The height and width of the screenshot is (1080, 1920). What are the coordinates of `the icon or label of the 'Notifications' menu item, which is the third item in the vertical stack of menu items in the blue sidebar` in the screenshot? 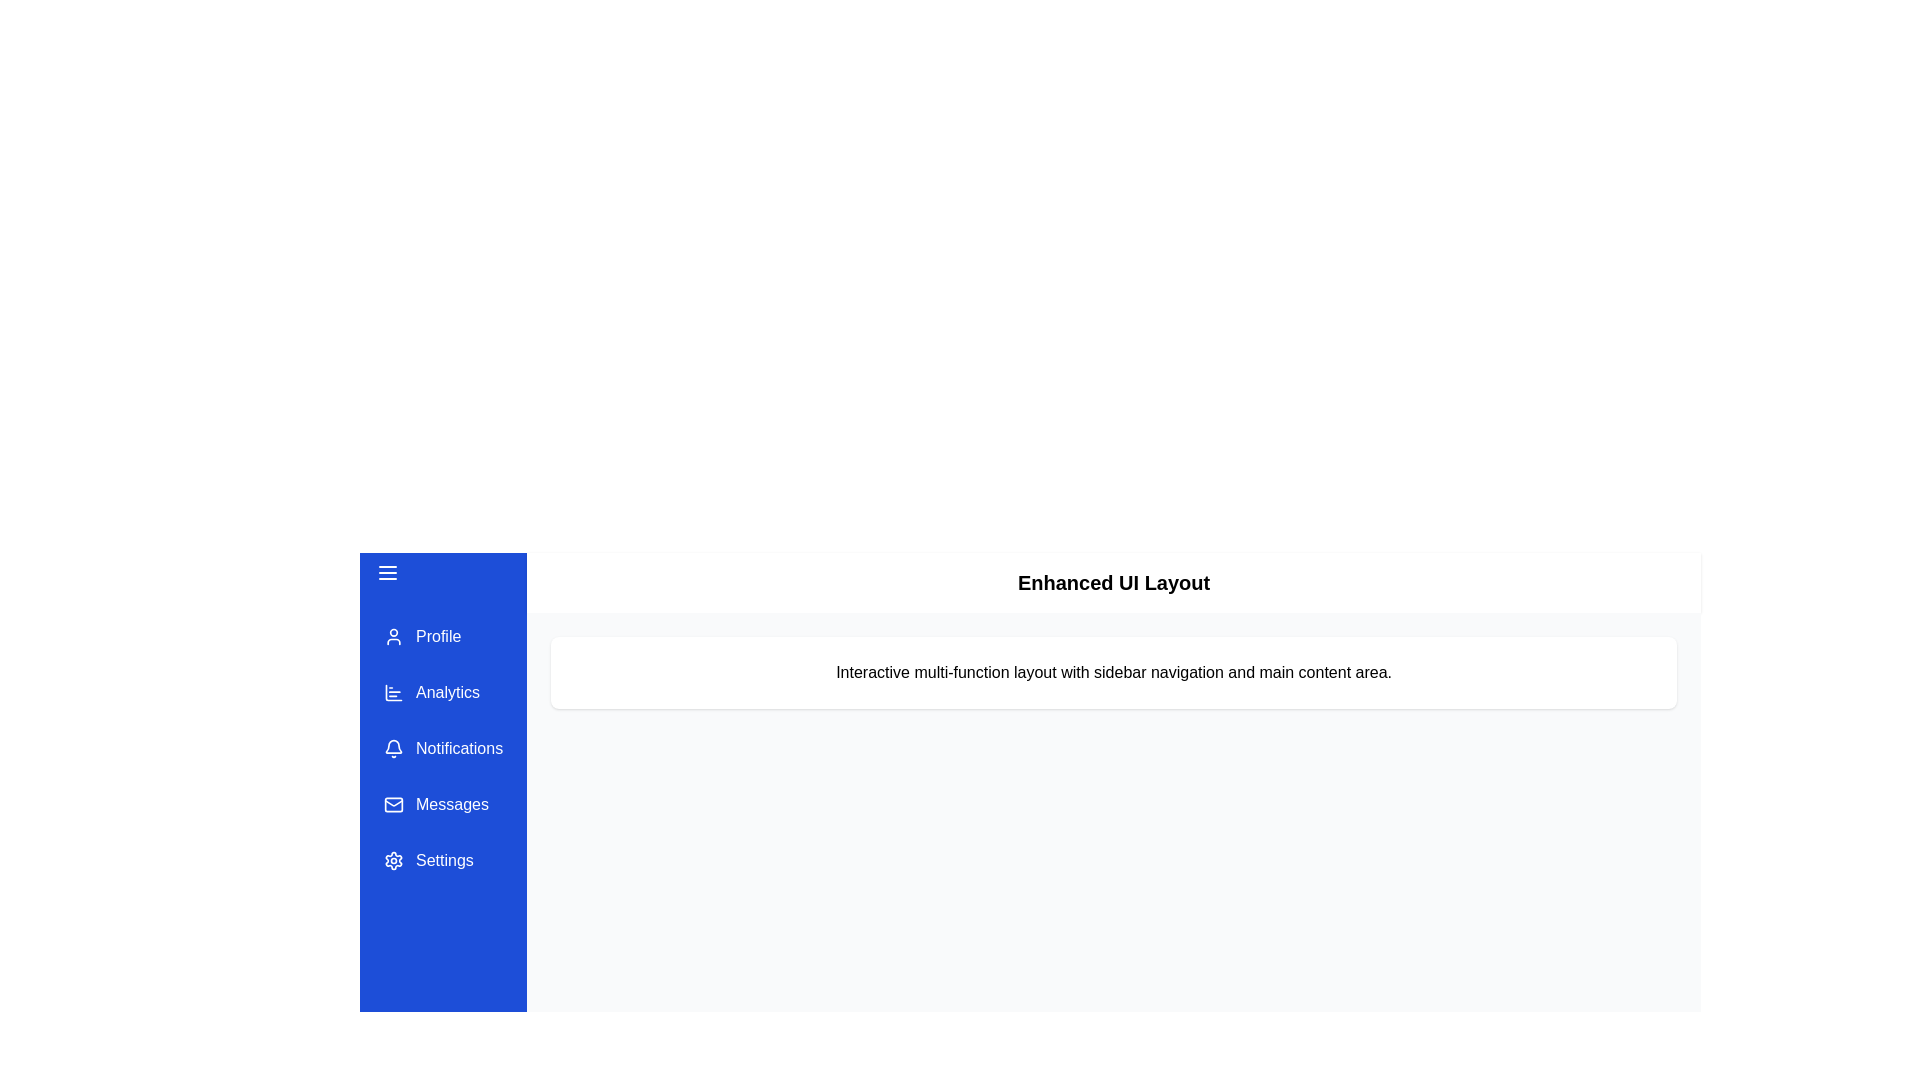 It's located at (442, 748).